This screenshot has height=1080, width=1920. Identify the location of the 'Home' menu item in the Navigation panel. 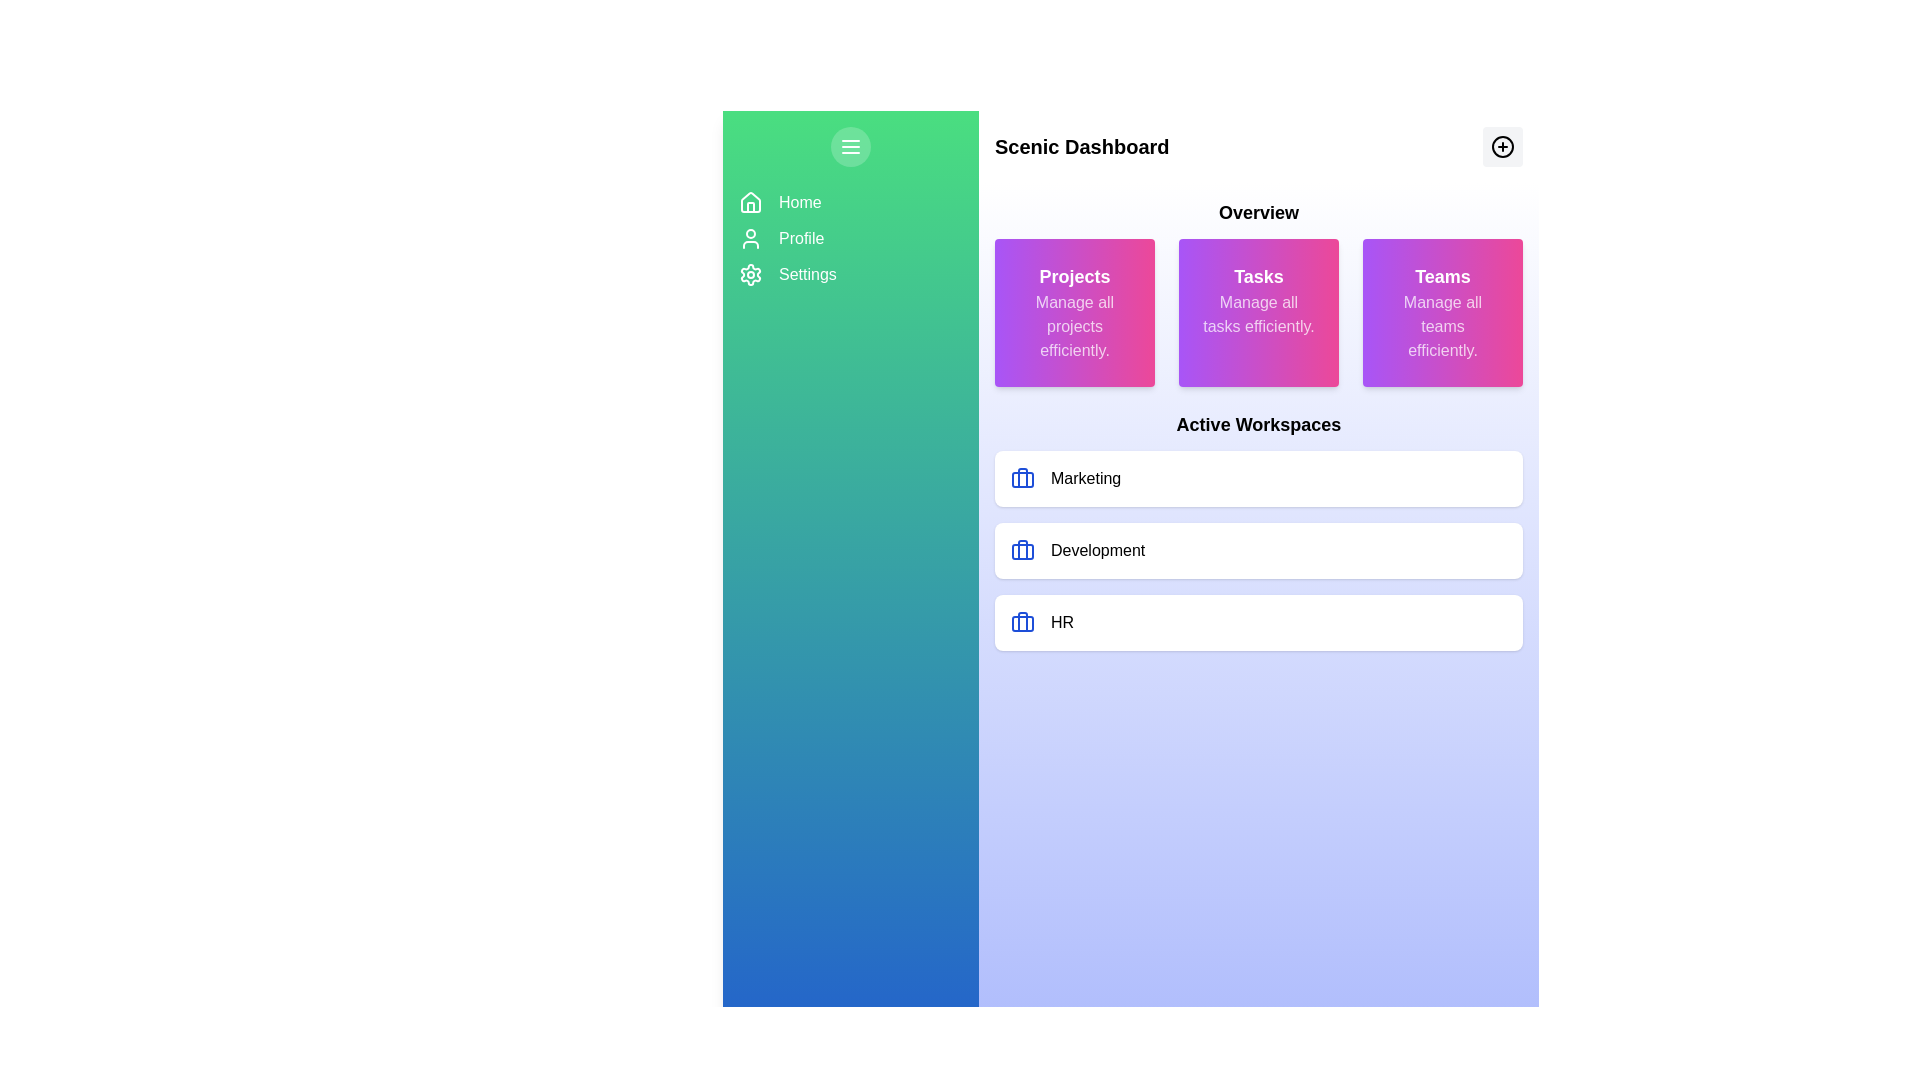
(850, 207).